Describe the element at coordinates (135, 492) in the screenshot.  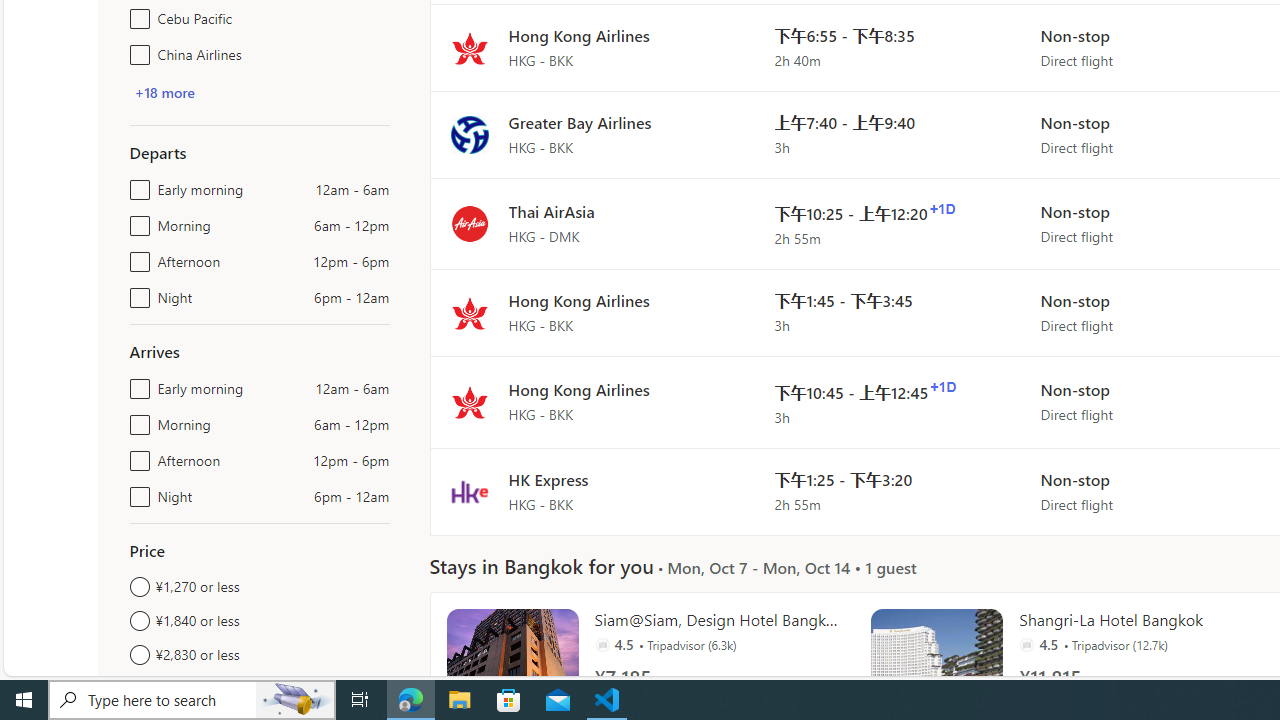
I see `'Night6pm - 12am'` at that location.